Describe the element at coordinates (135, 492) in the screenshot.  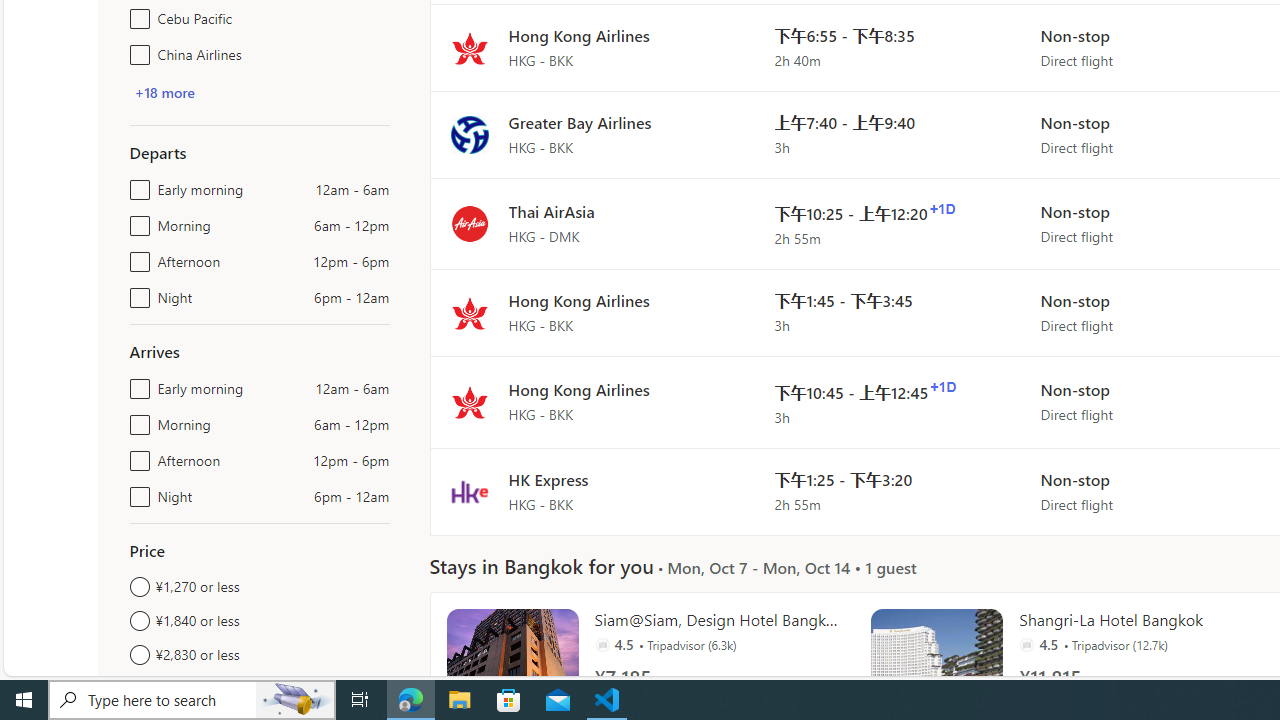
I see `'Night6pm - 12am'` at that location.